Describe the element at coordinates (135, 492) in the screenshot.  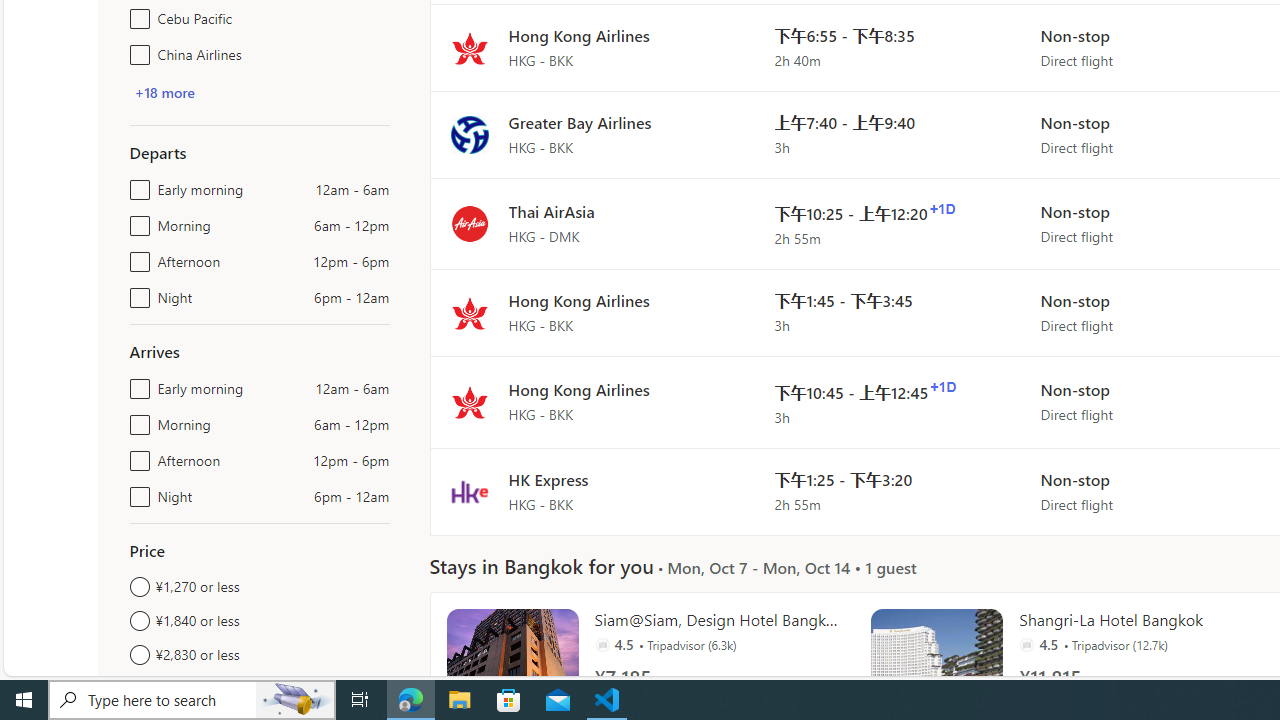
I see `'Night6pm - 12am'` at that location.